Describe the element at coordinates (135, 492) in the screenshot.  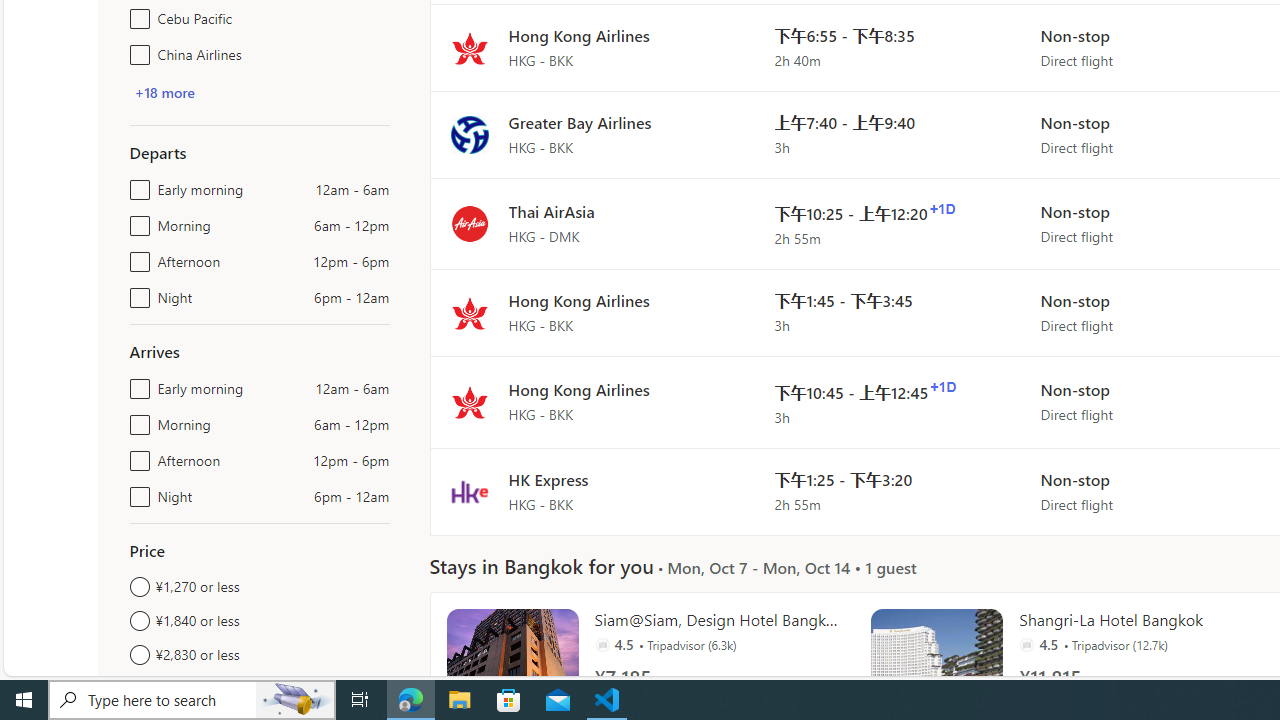
I see `'Night6pm - 12am'` at that location.